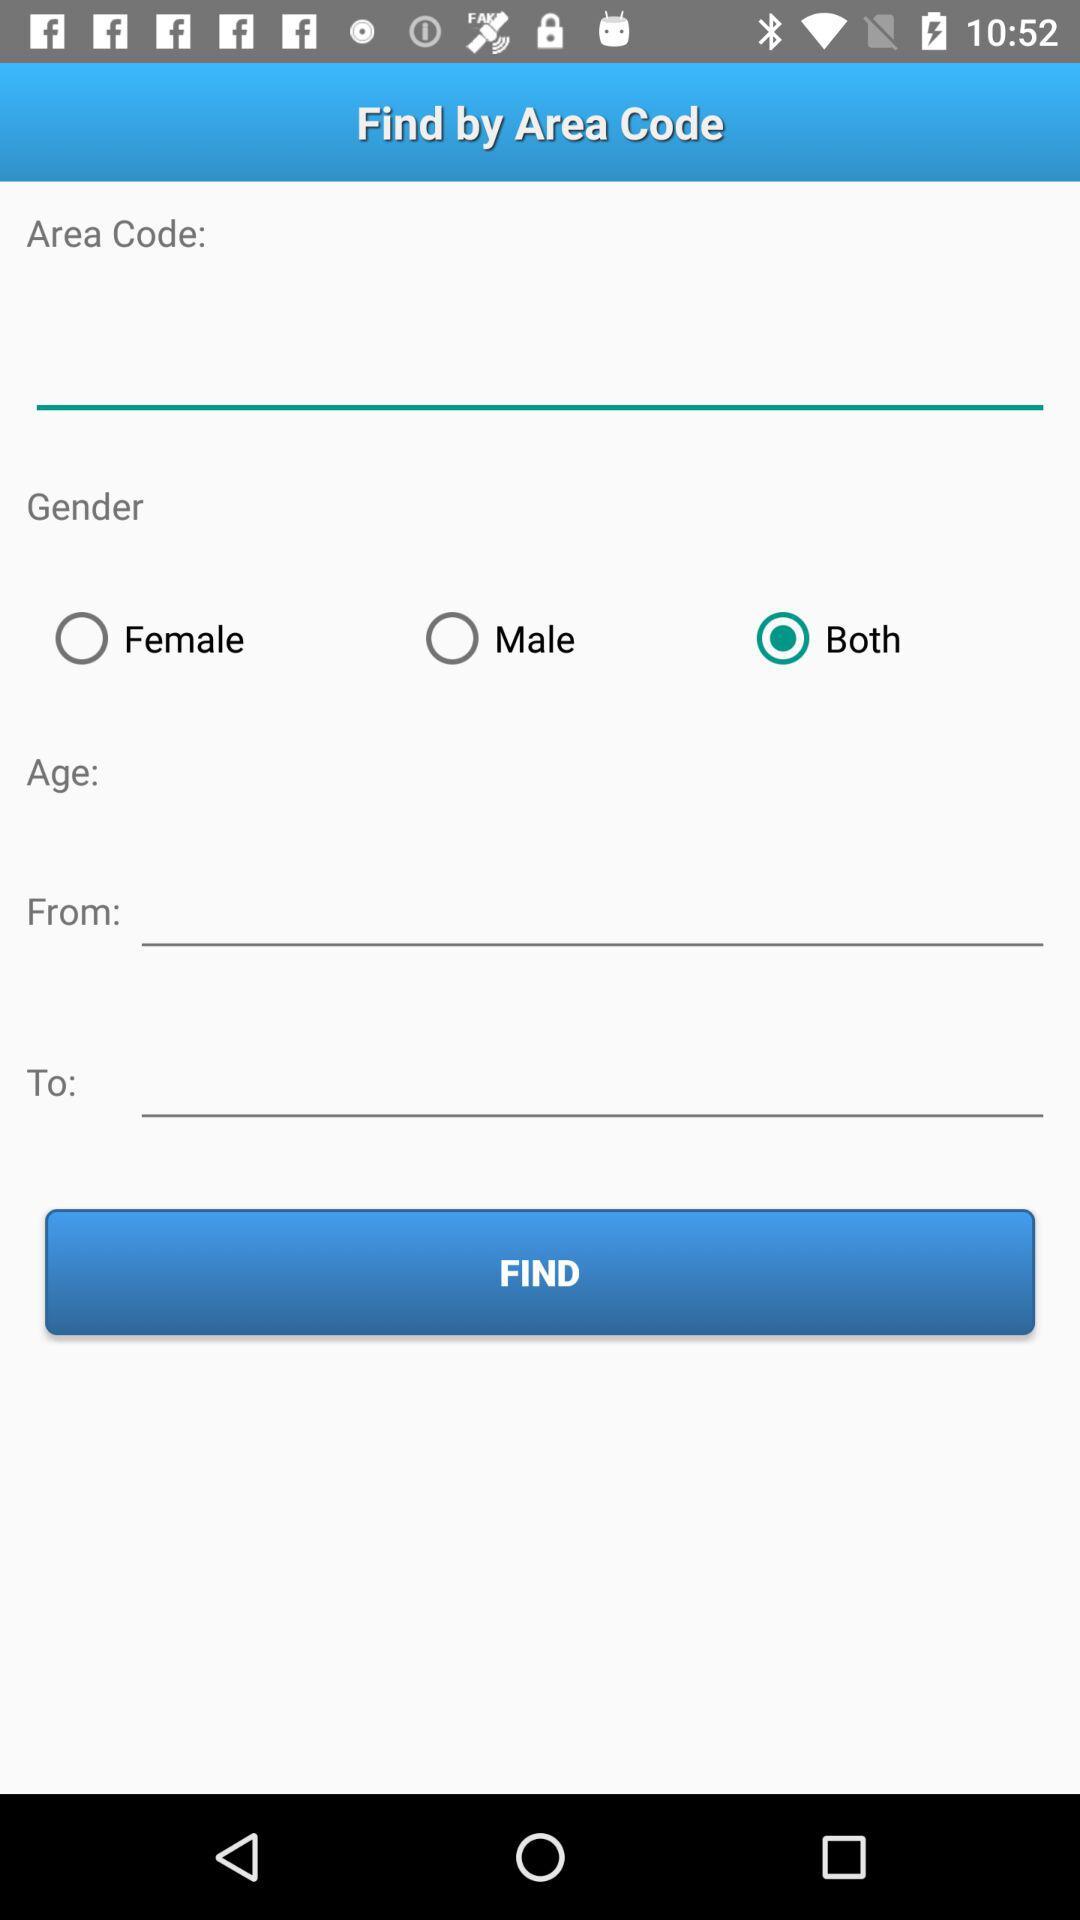  I want to click on the item next to both, so click(562, 637).